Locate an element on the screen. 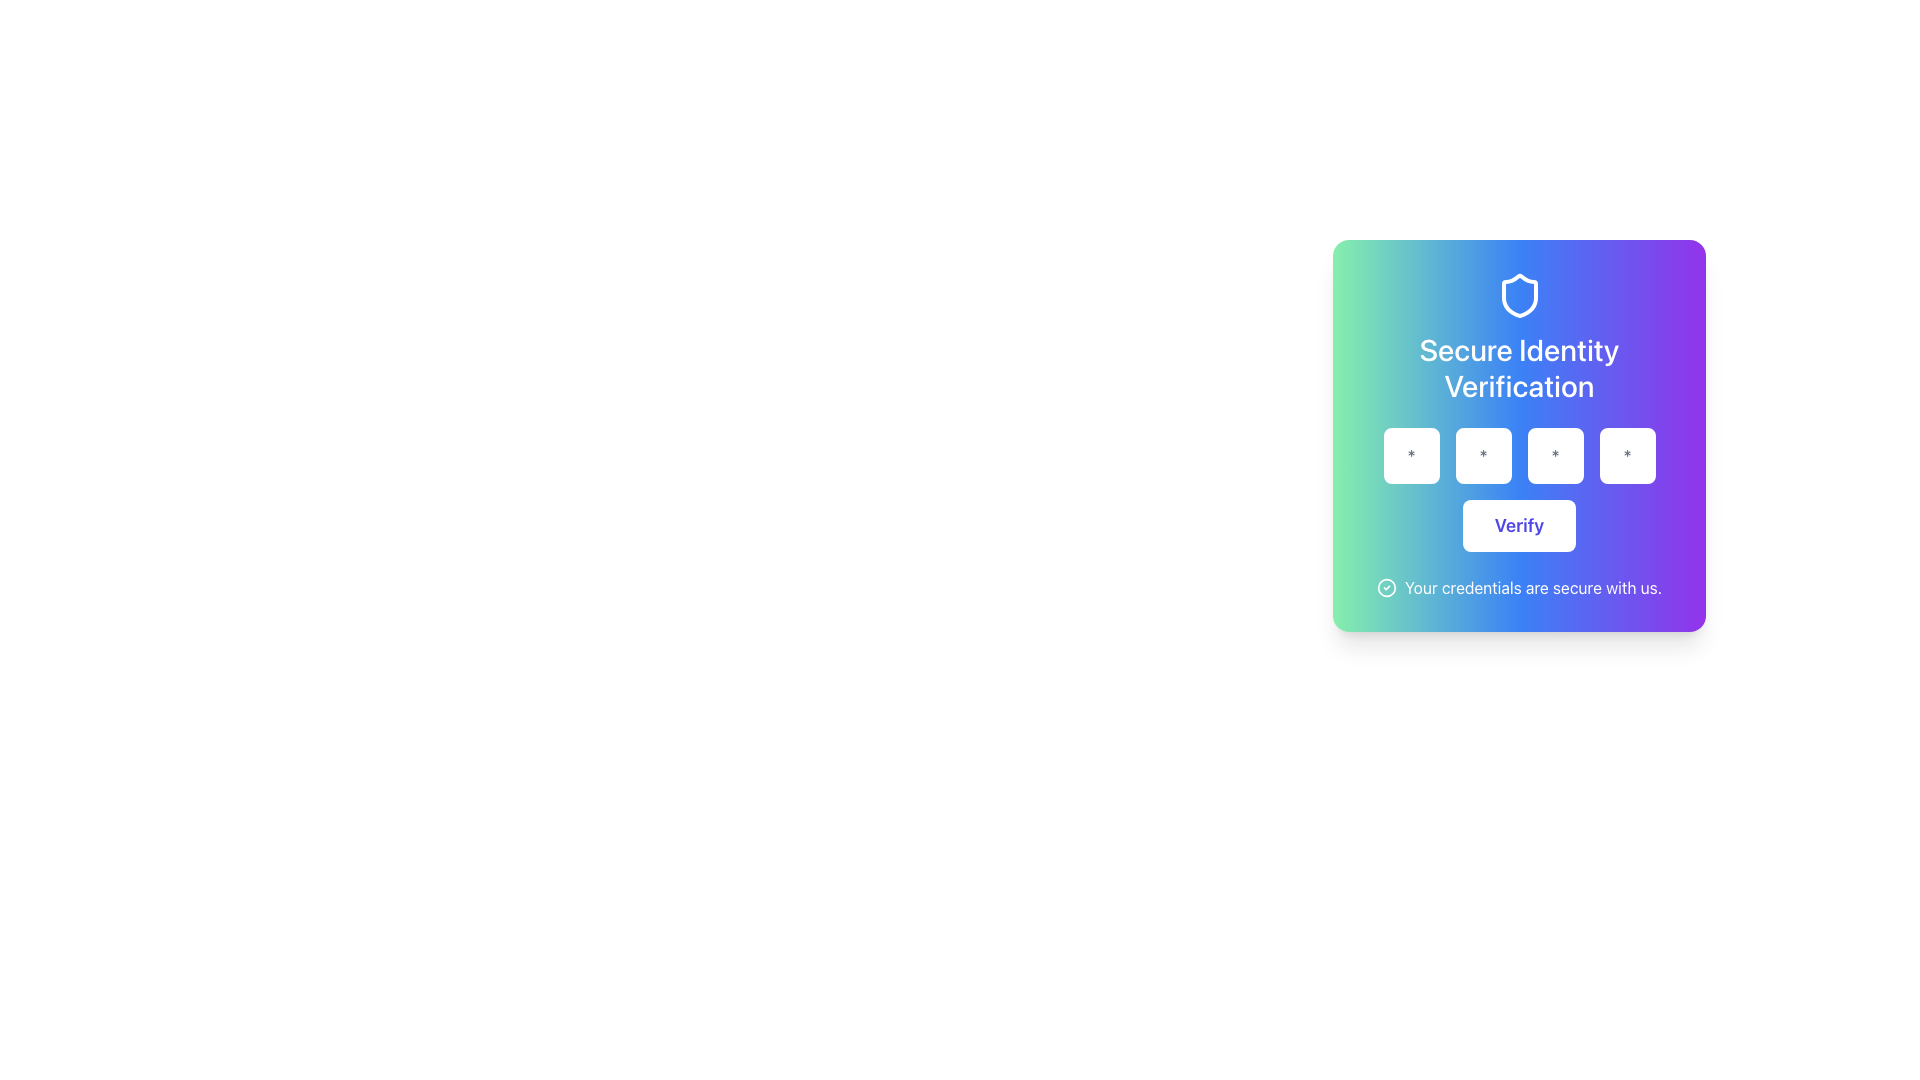 This screenshot has height=1080, width=1920. the fourth input field in the group of four identical, square-shaped white input fields, which are located beneath the heading 'Secure Identity Verification' and above the 'Verify' button is located at coordinates (1519, 455).